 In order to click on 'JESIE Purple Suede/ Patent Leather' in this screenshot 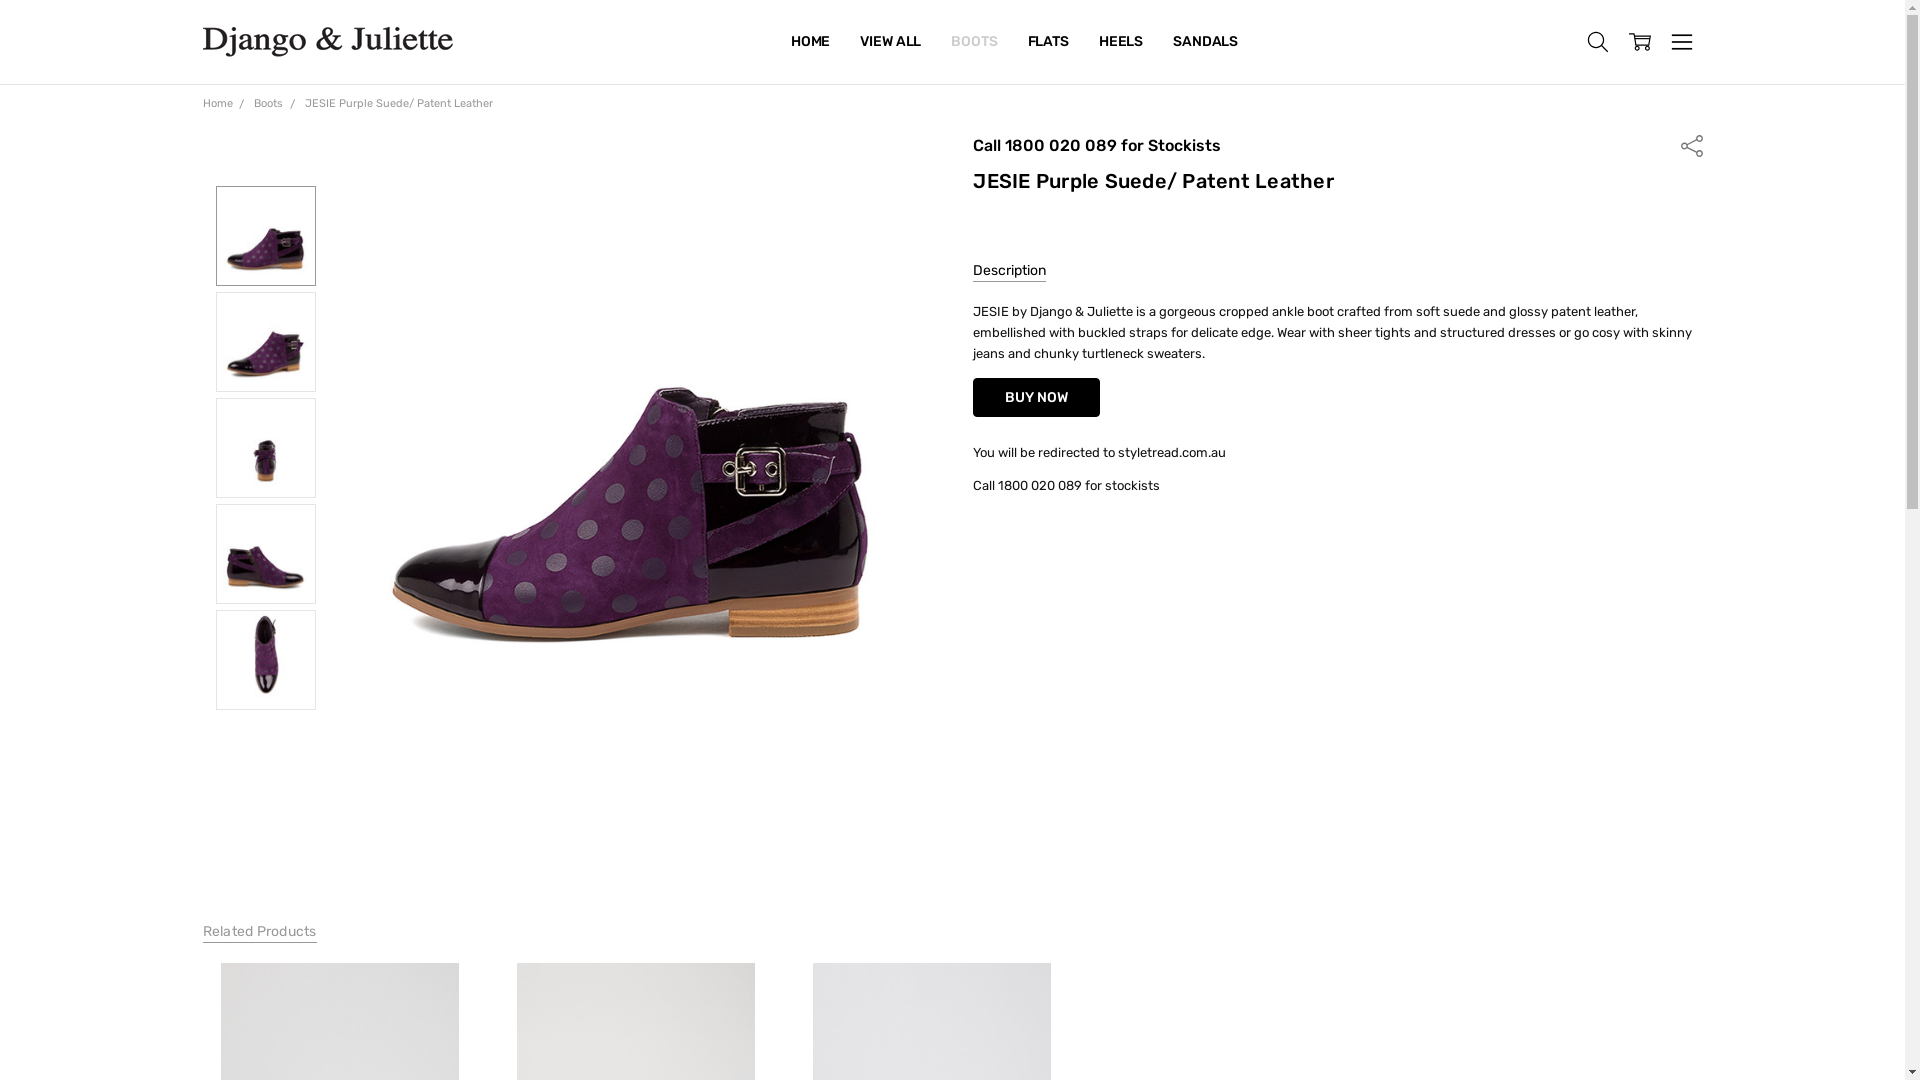, I will do `click(304, 103)`.